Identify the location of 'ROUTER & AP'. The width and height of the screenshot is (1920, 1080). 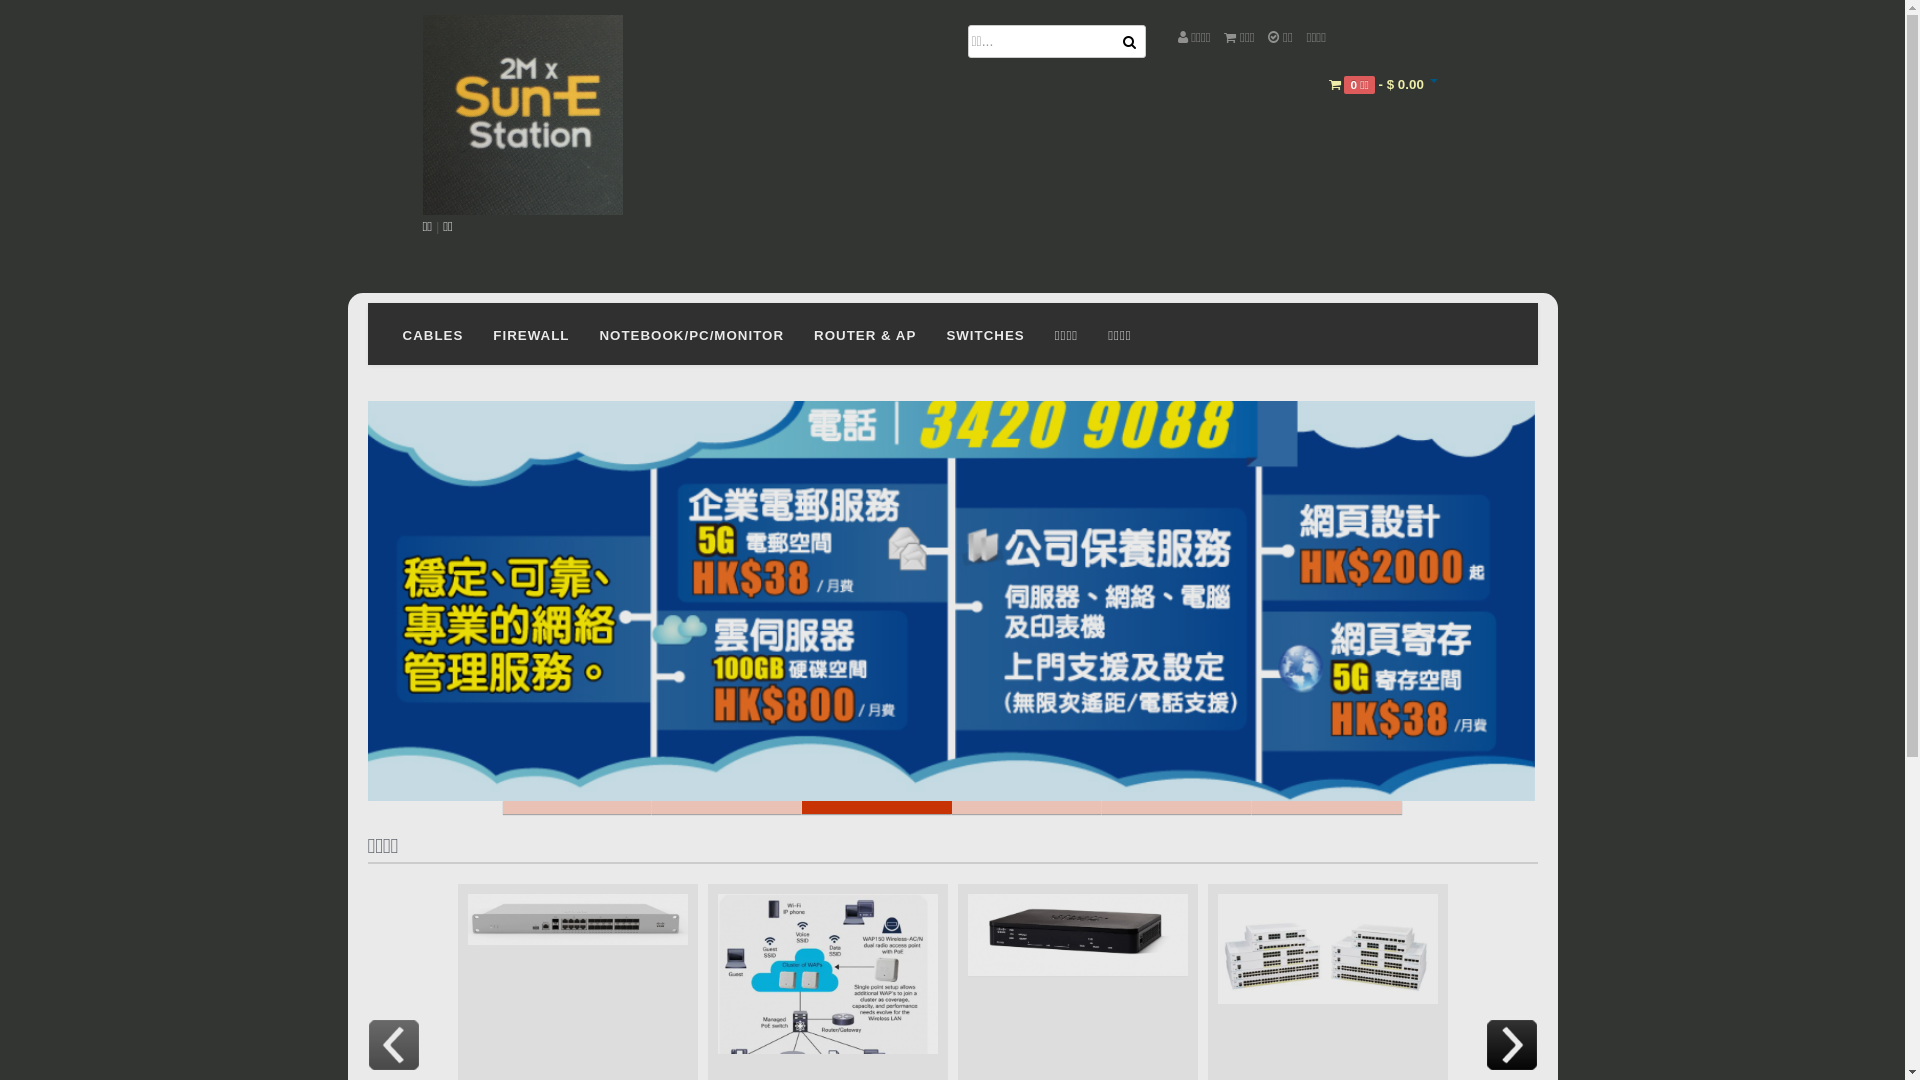
(797, 333).